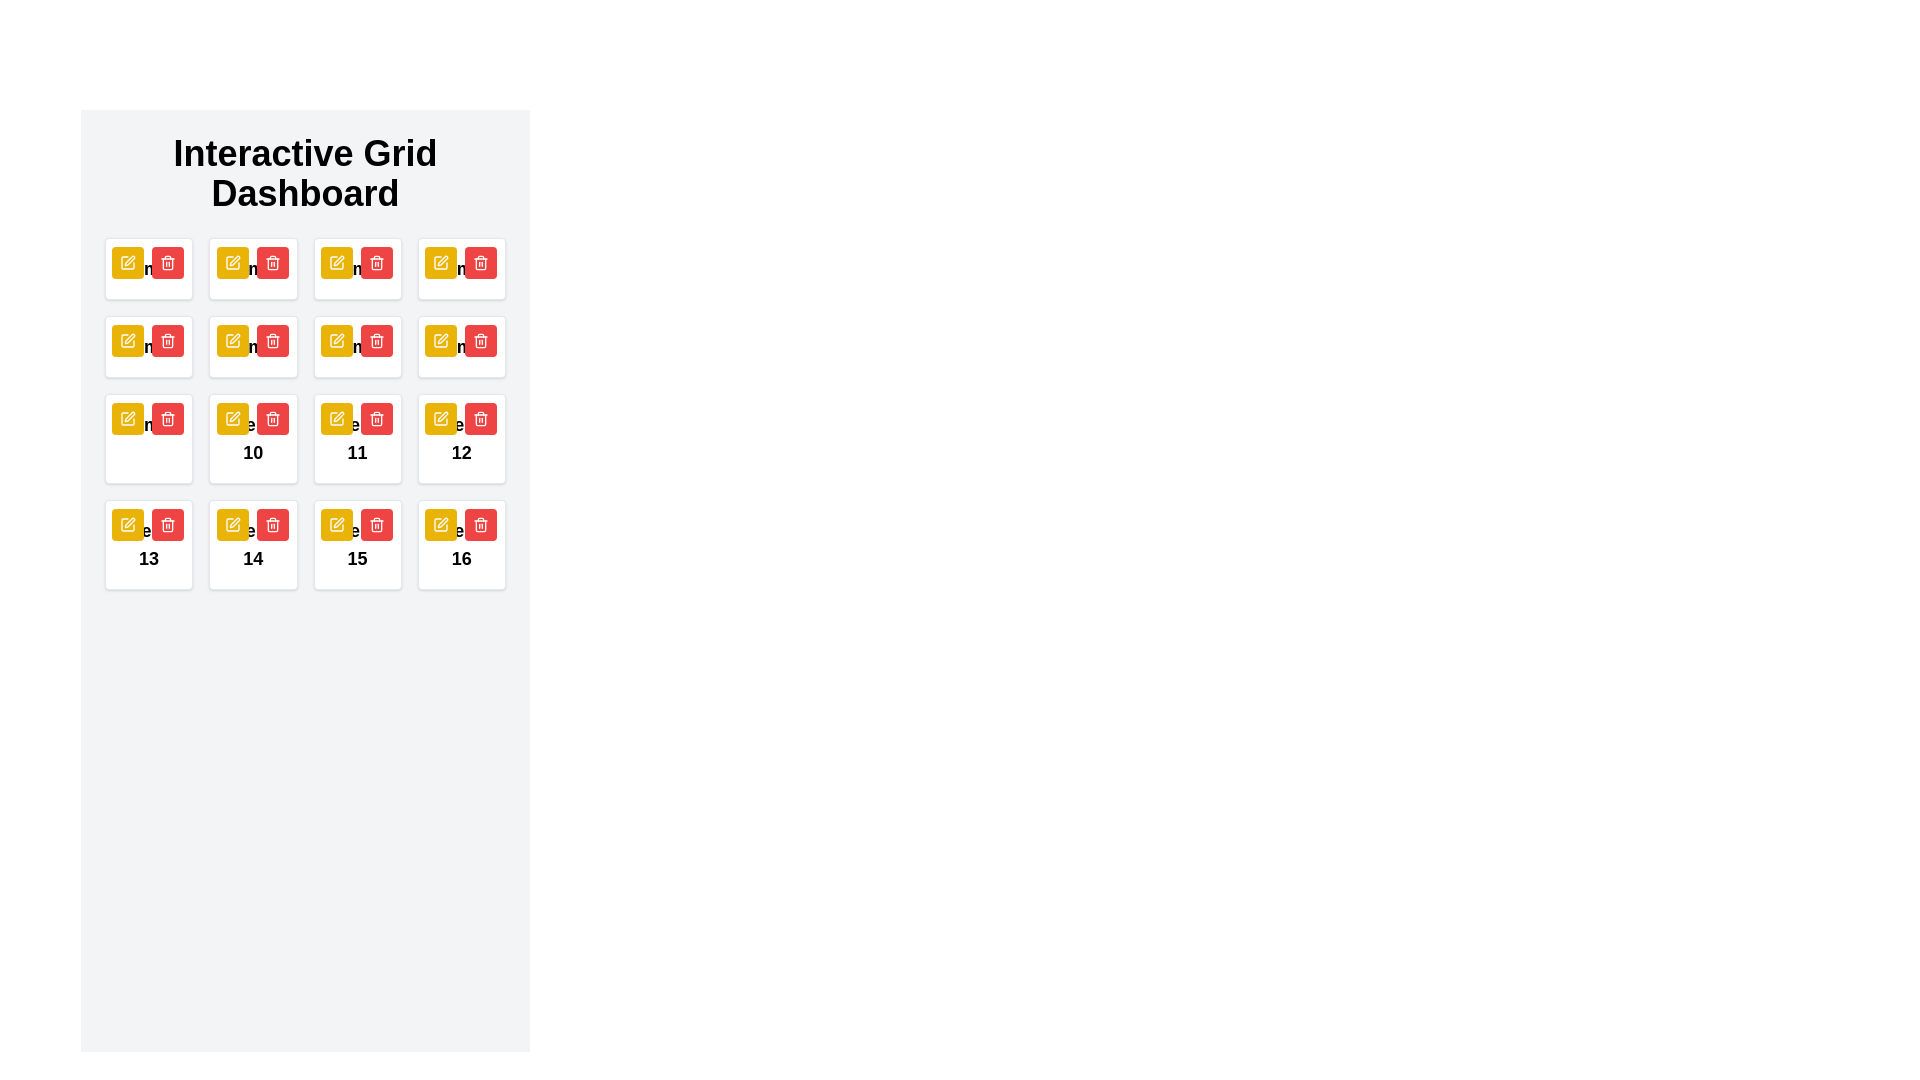 Image resolution: width=1920 pixels, height=1080 pixels. I want to click on the delete button located in the top-right corner of the card labeled 'Item 6' to initiate the deletion process, so click(251, 339).